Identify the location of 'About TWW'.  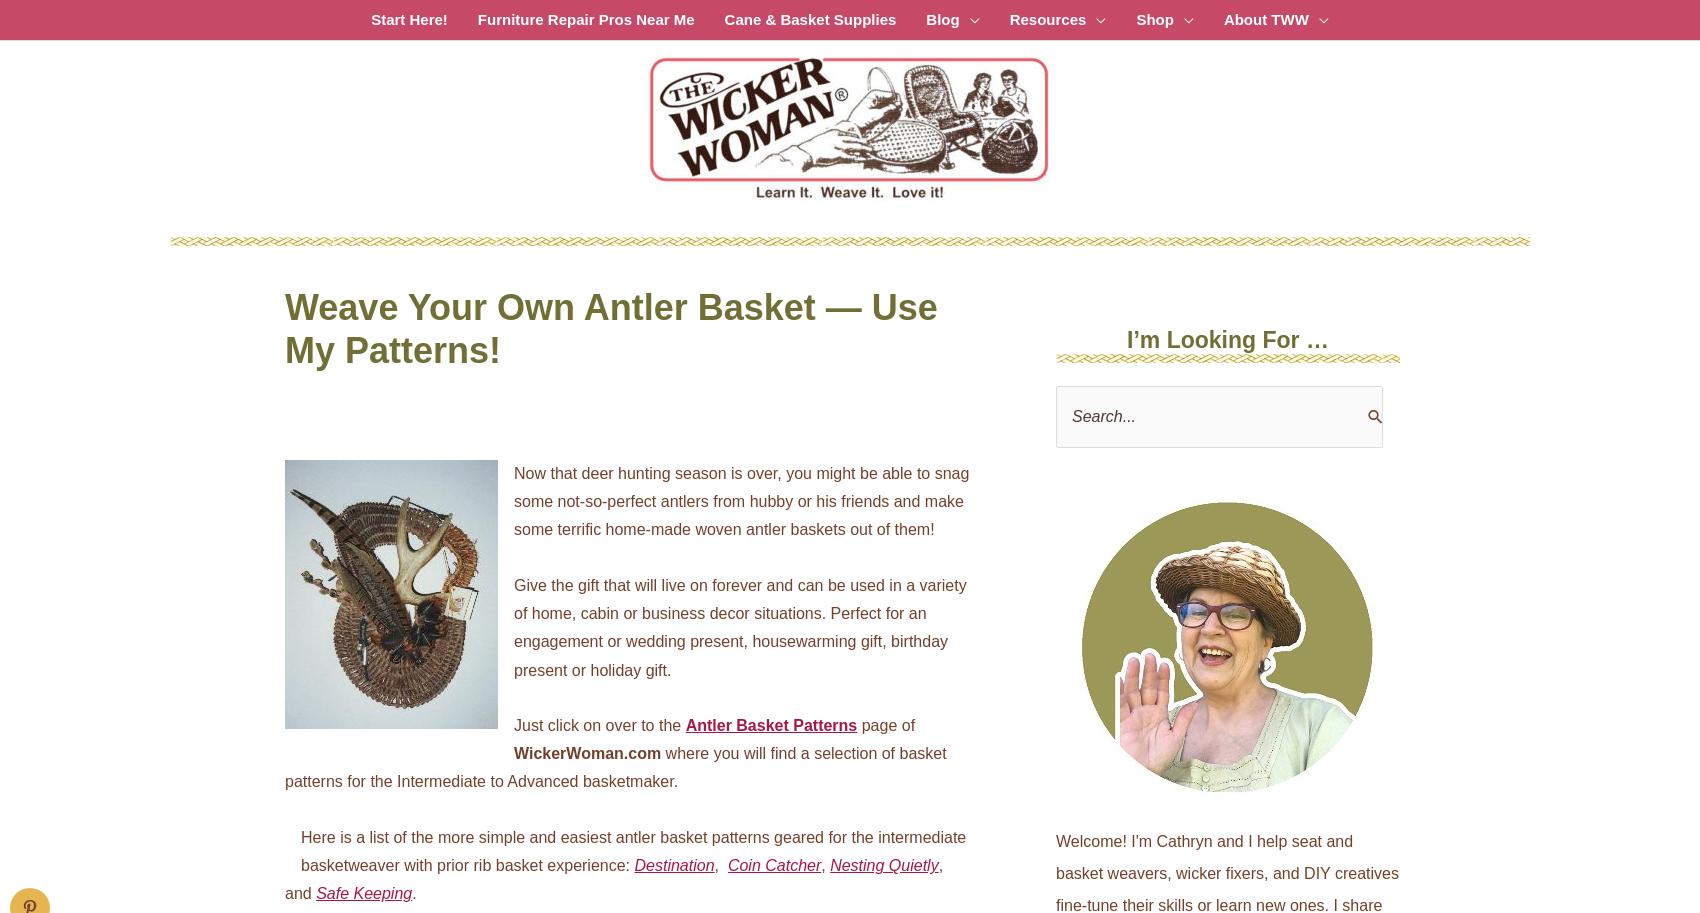
(1264, 19).